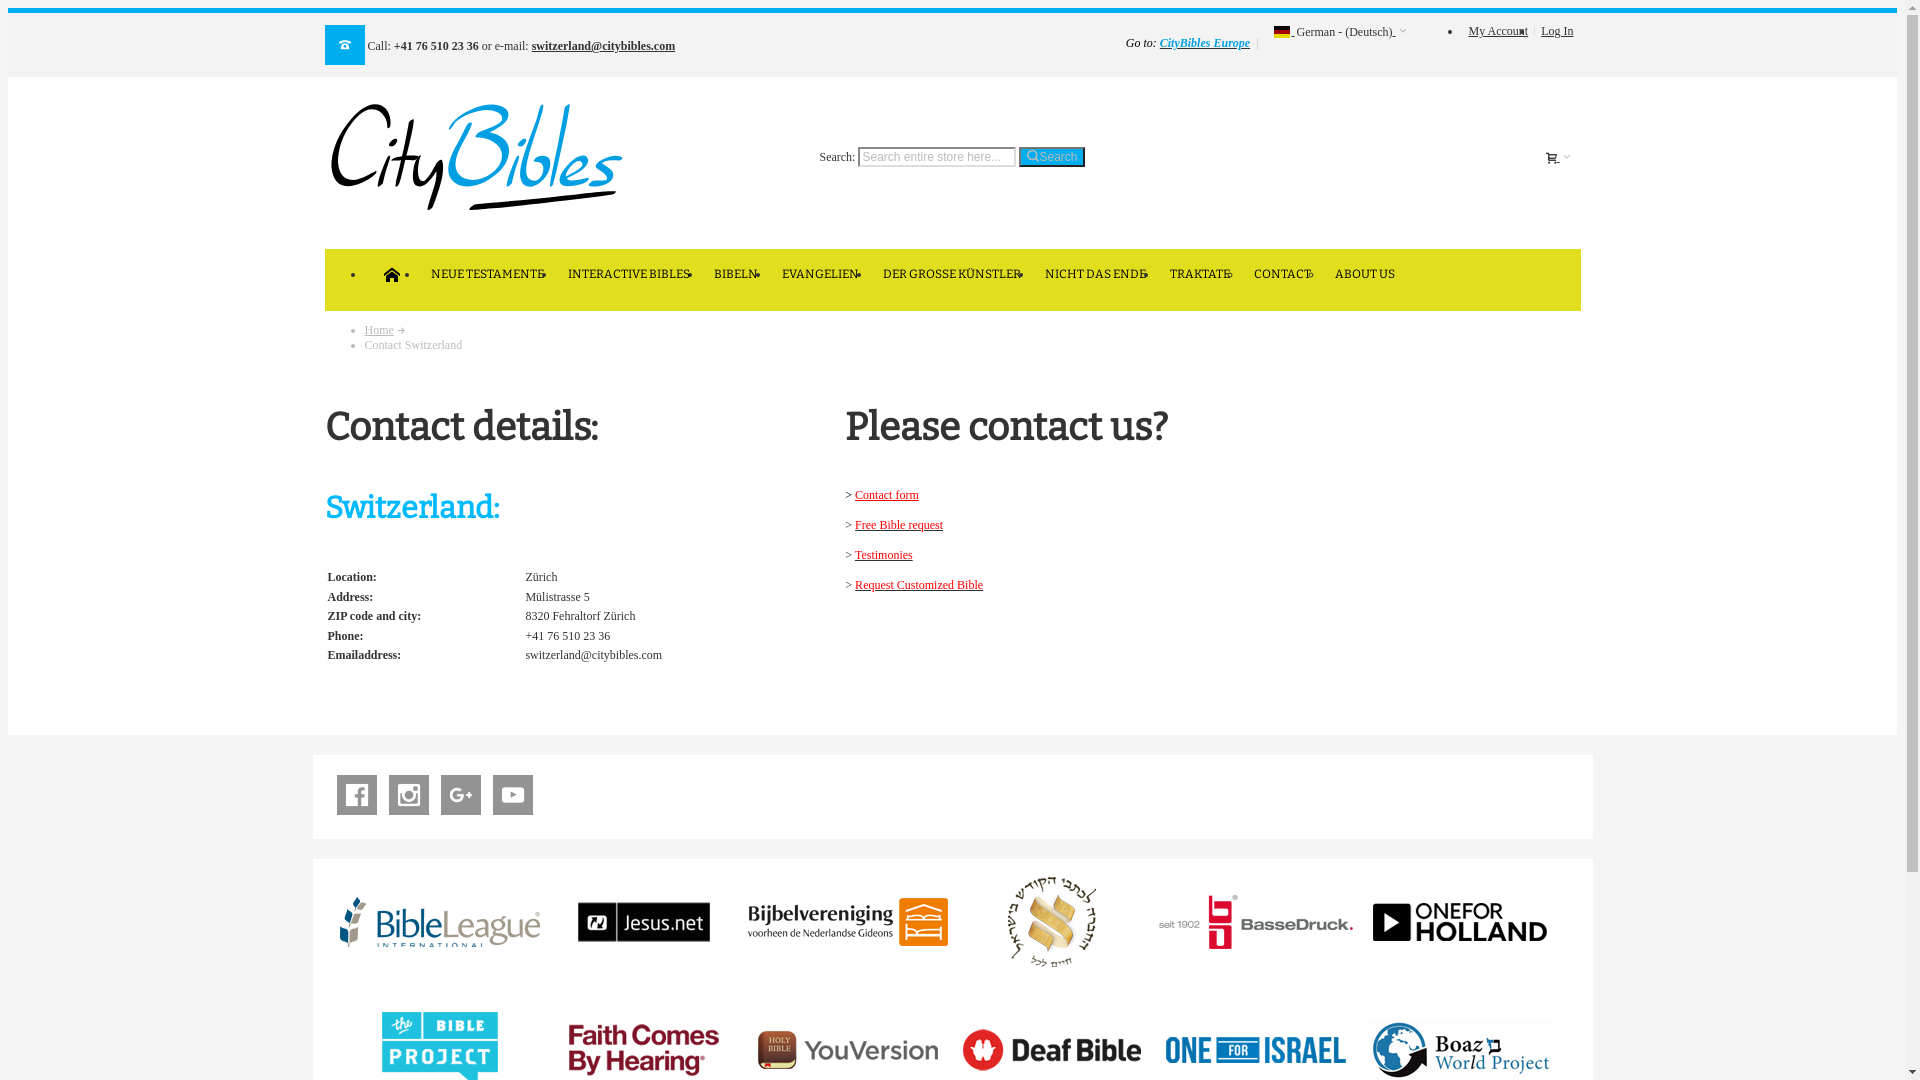 This screenshot has height=1080, width=1920. I want to click on 'Home', so click(364, 329).